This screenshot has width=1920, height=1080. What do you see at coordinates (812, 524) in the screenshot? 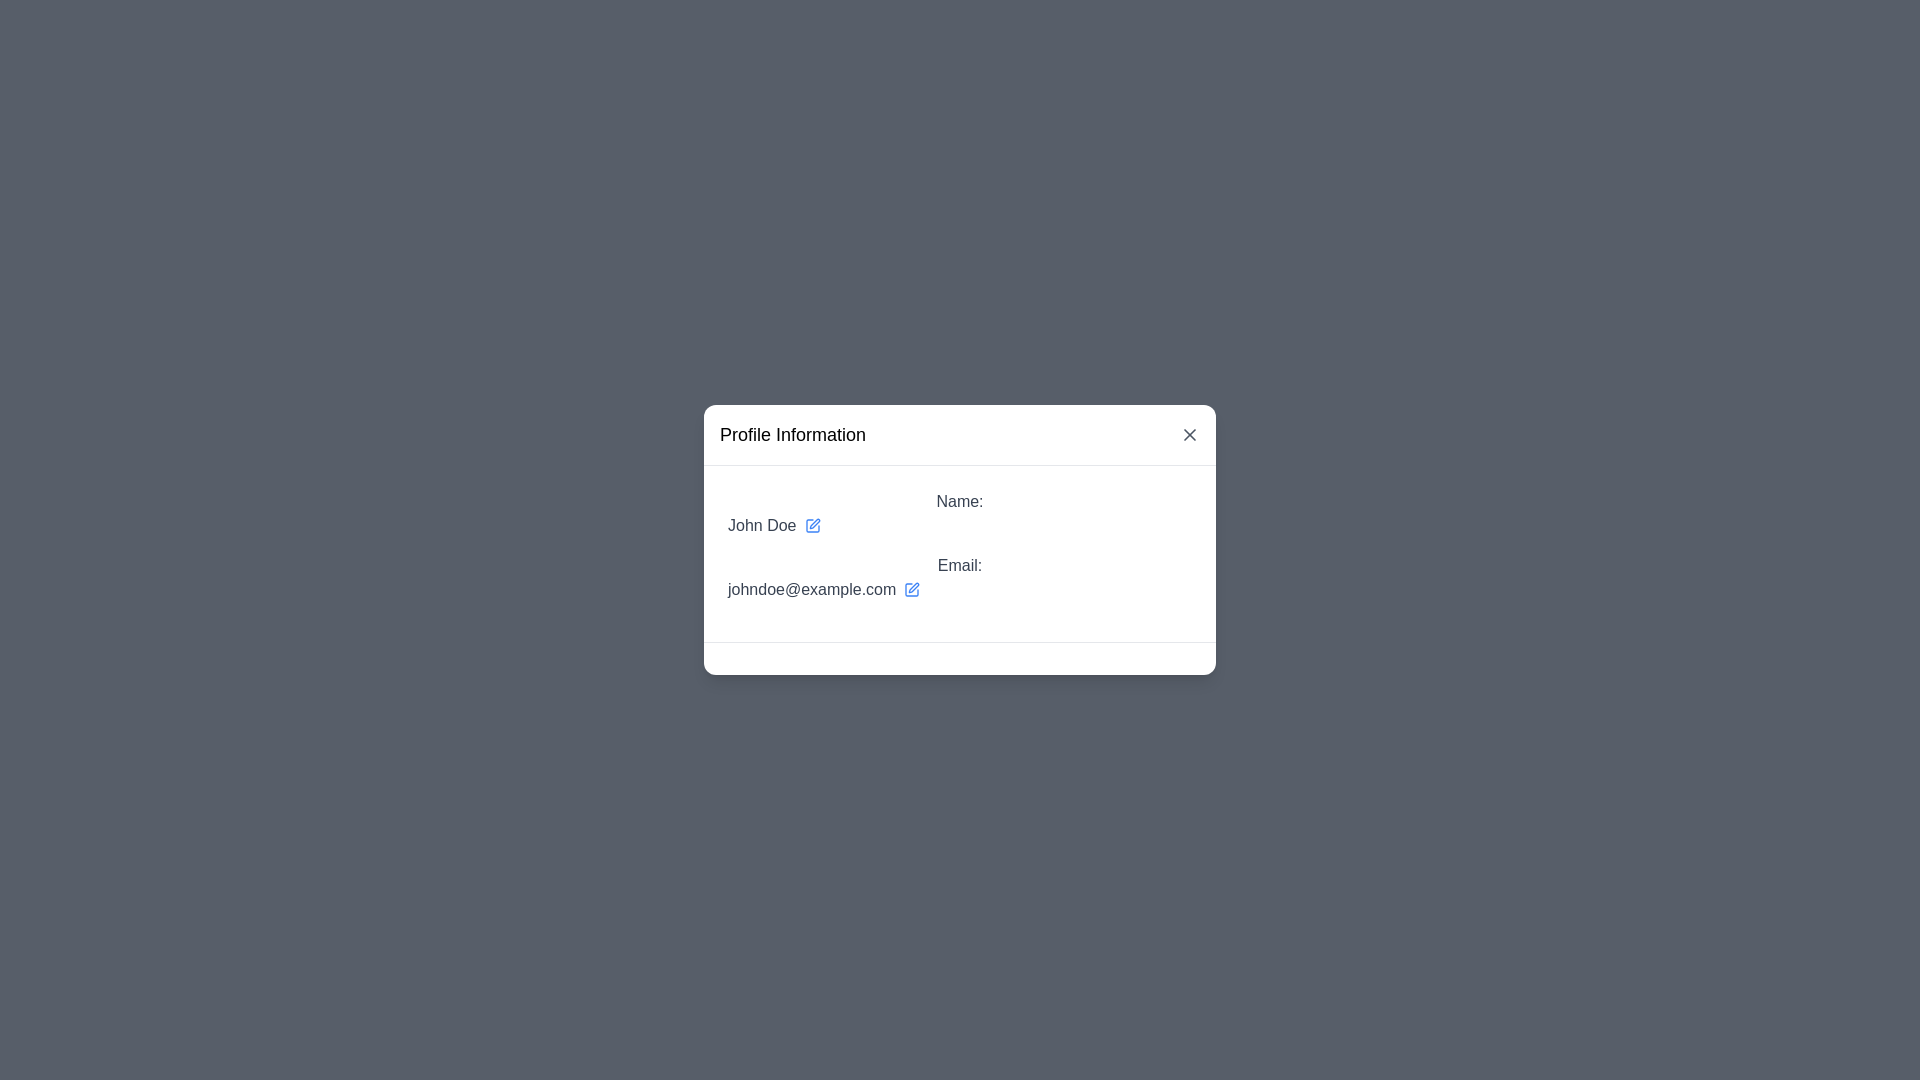
I see `the edit icon button located to the right of the text 'John Doe' in the profile information dialog box to initiate editing` at bounding box center [812, 524].